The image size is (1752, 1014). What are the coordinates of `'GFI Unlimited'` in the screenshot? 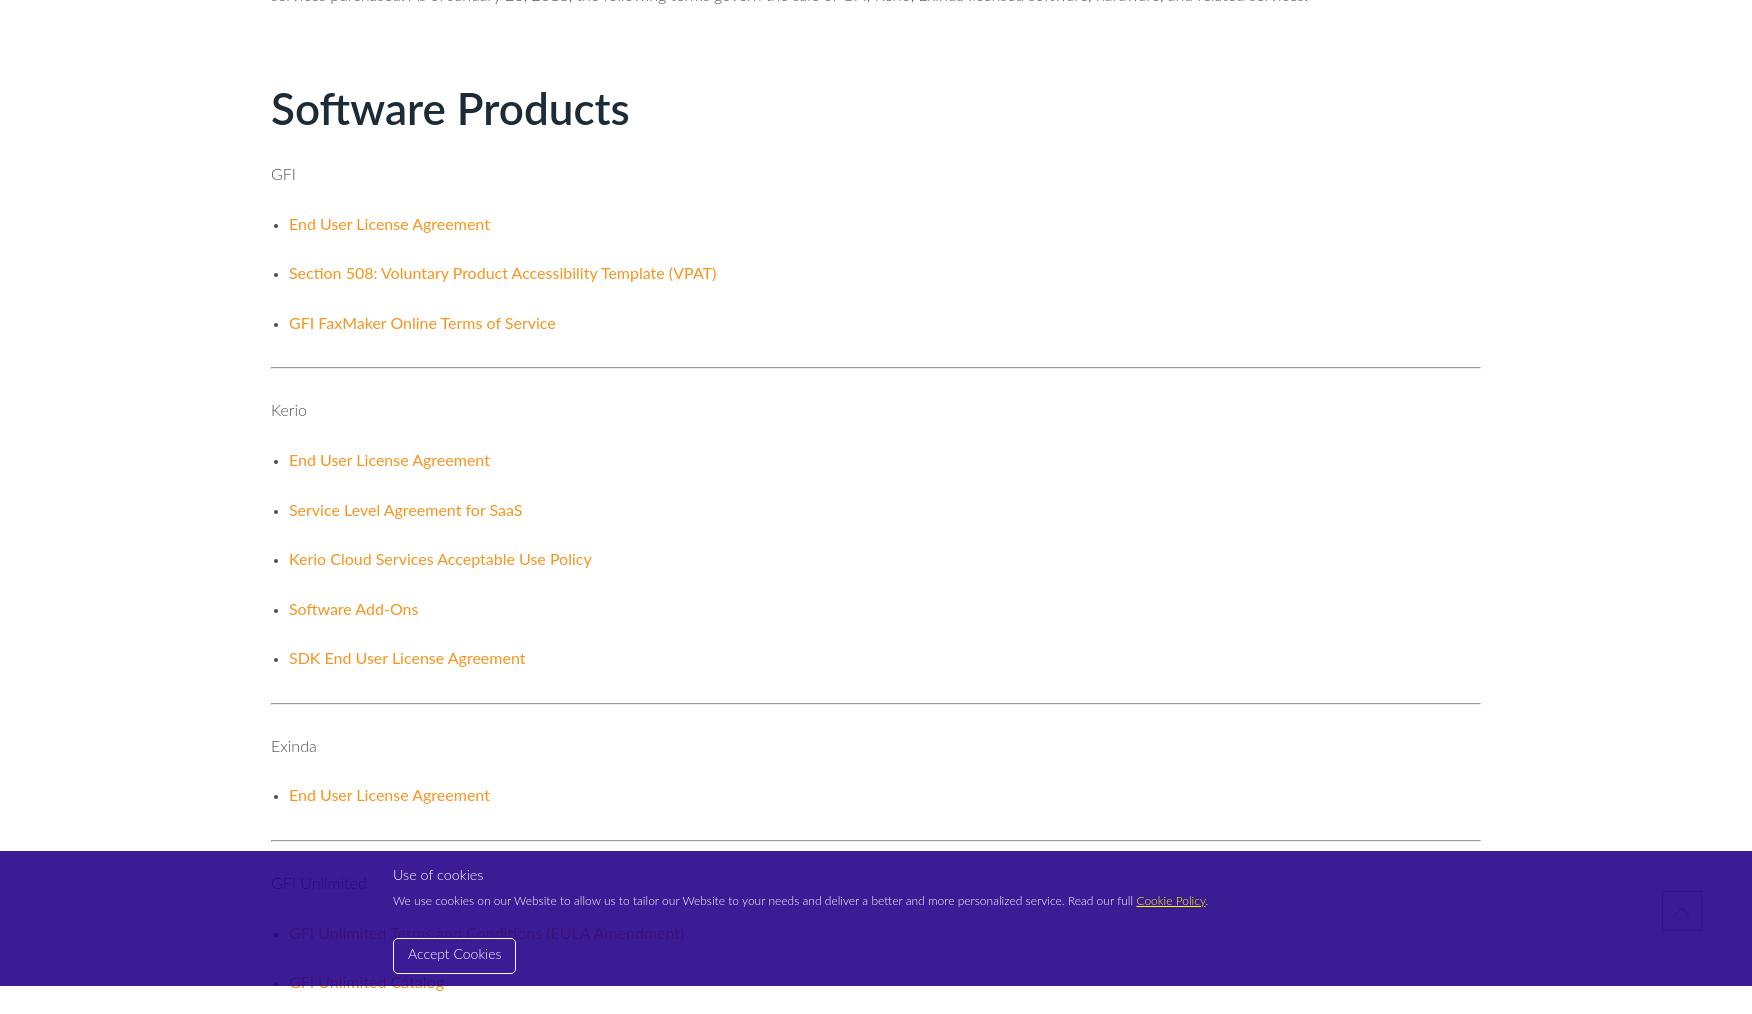 It's located at (318, 883).